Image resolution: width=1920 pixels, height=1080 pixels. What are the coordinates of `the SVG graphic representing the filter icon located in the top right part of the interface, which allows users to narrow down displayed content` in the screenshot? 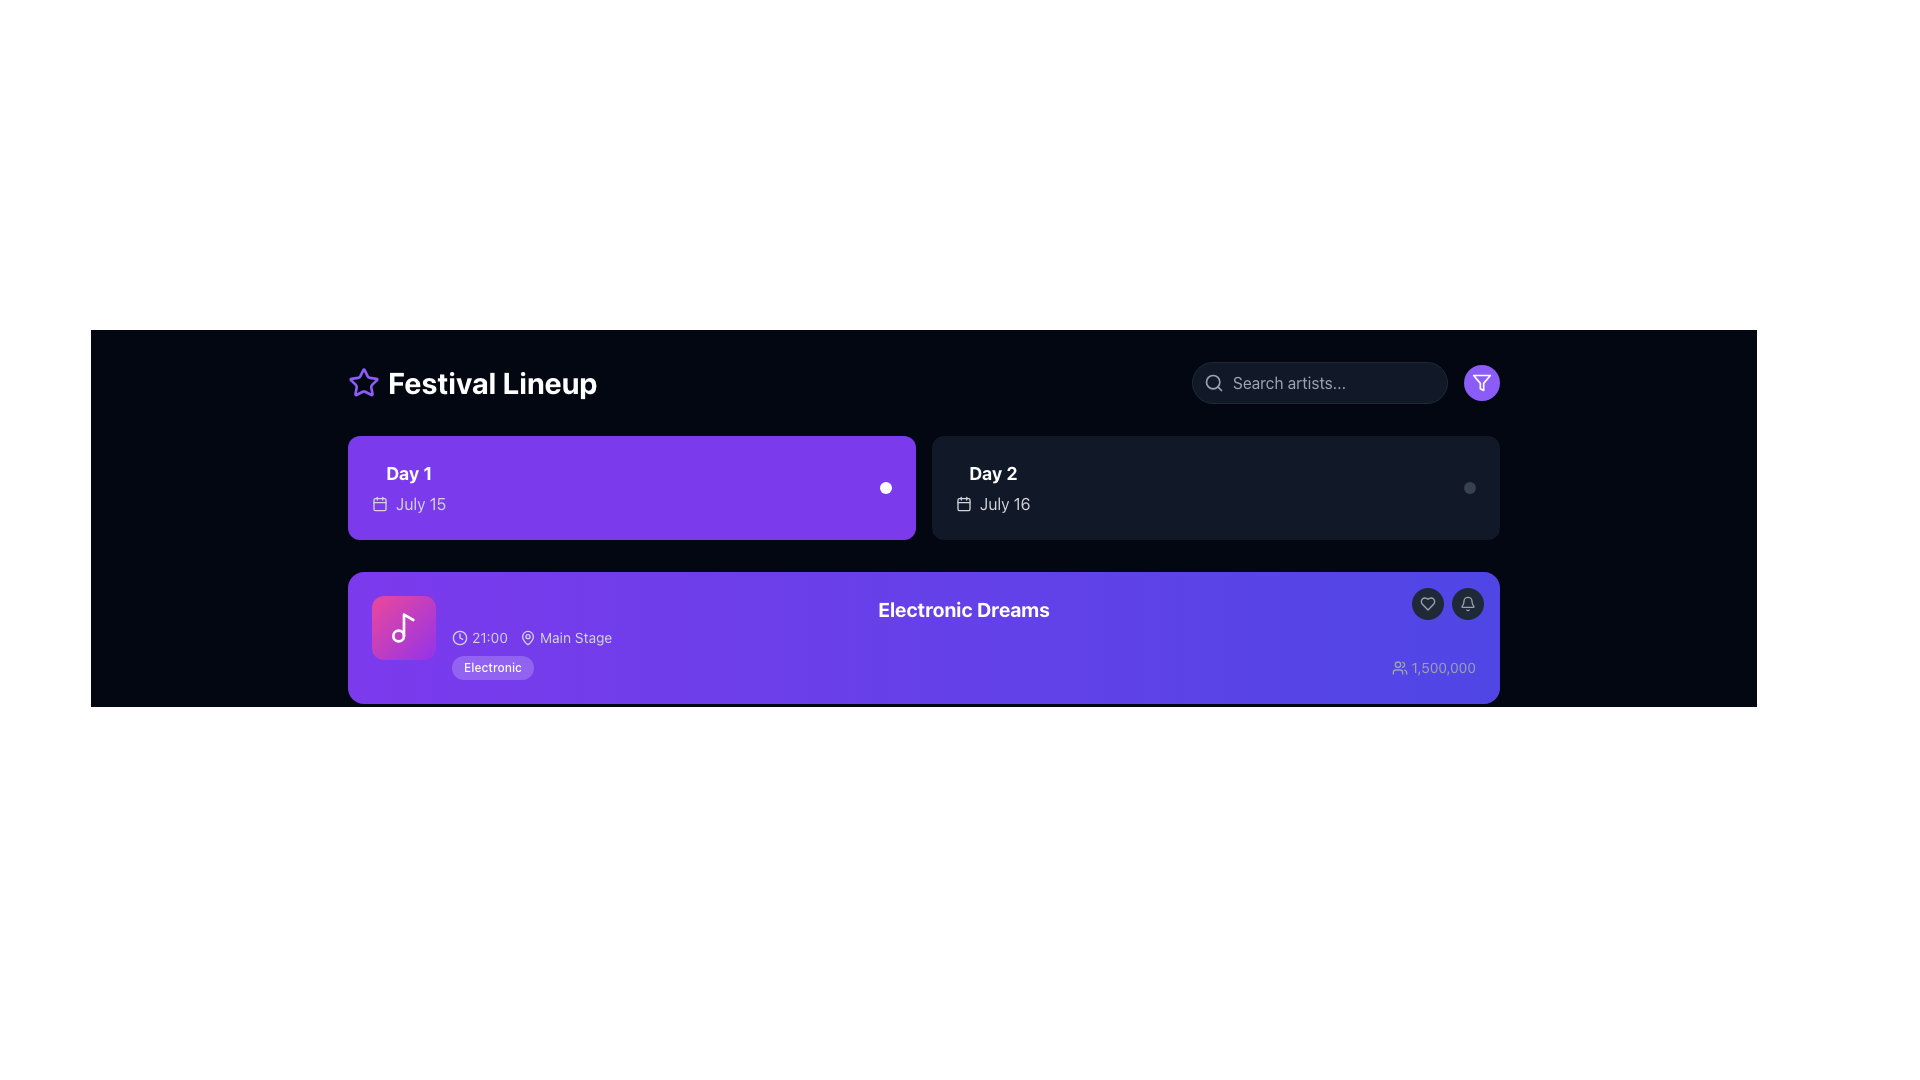 It's located at (1482, 382).